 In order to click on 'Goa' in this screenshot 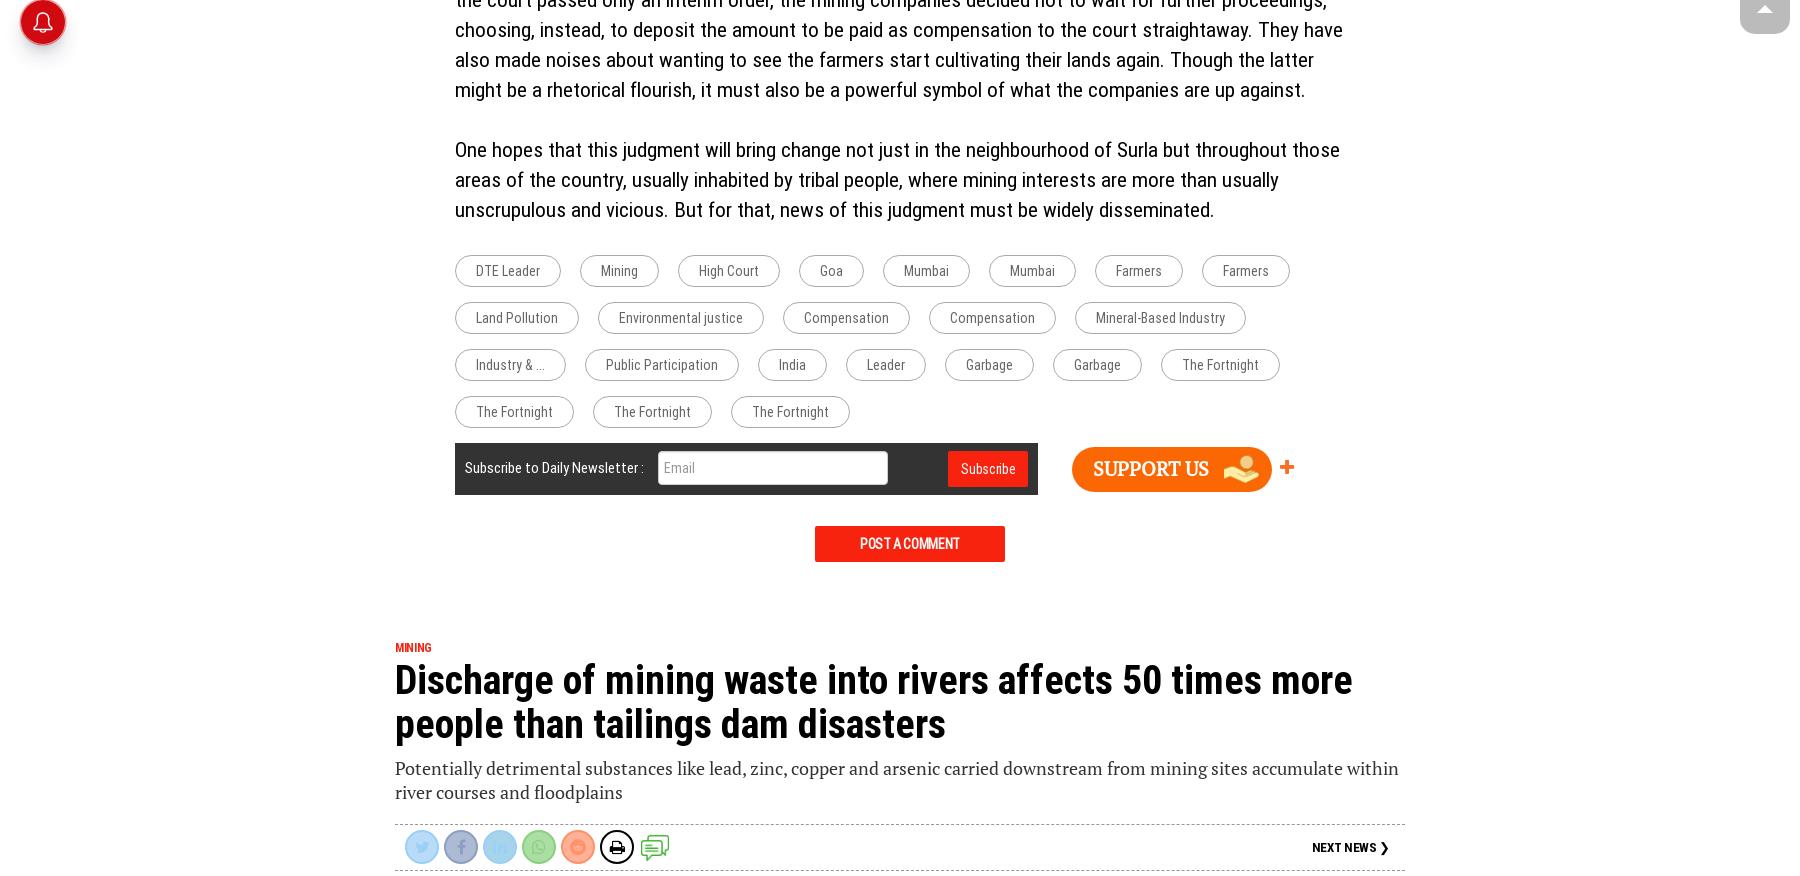, I will do `click(820, 270)`.